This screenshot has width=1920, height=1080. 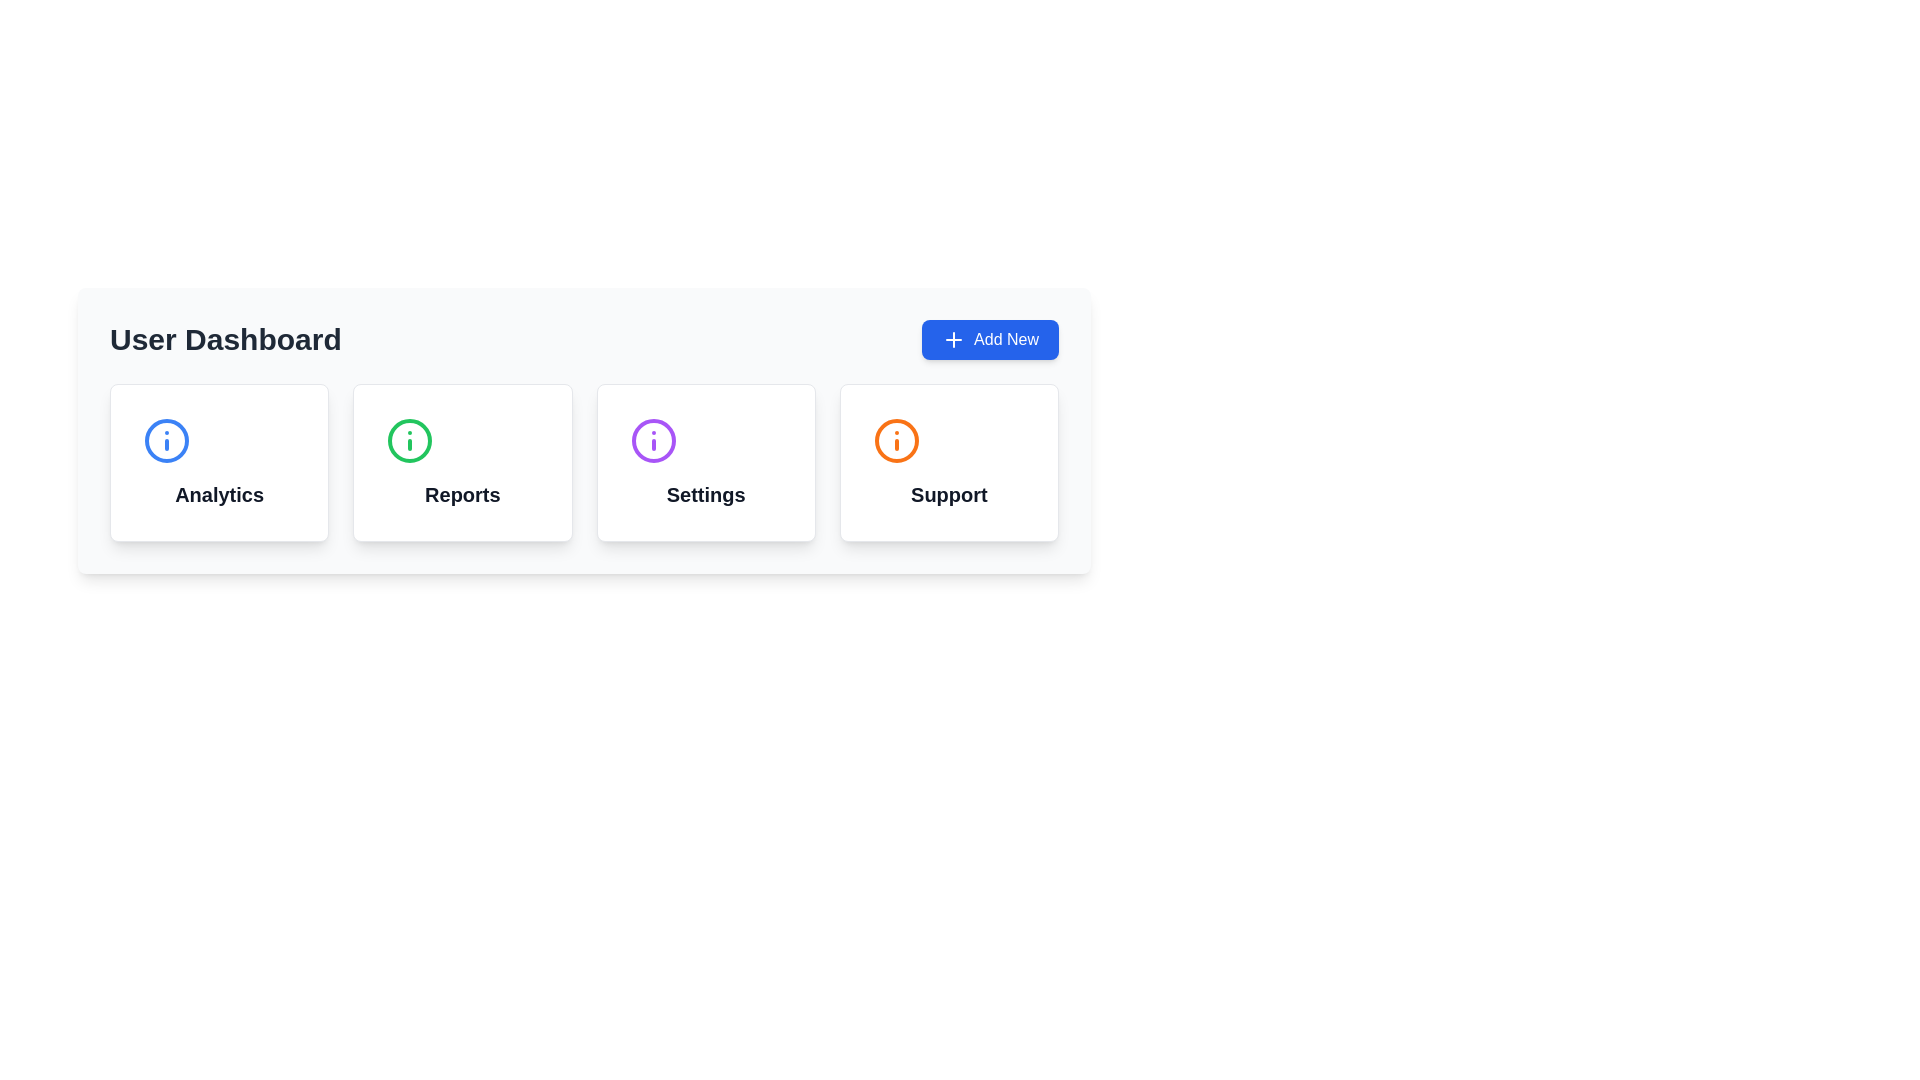 What do you see at coordinates (653, 439) in the screenshot?
I see `the purple circular icon with the letter 'i' that is centrally aligned within the 'Settings' card to focus it` at bounding box center [653, 439].